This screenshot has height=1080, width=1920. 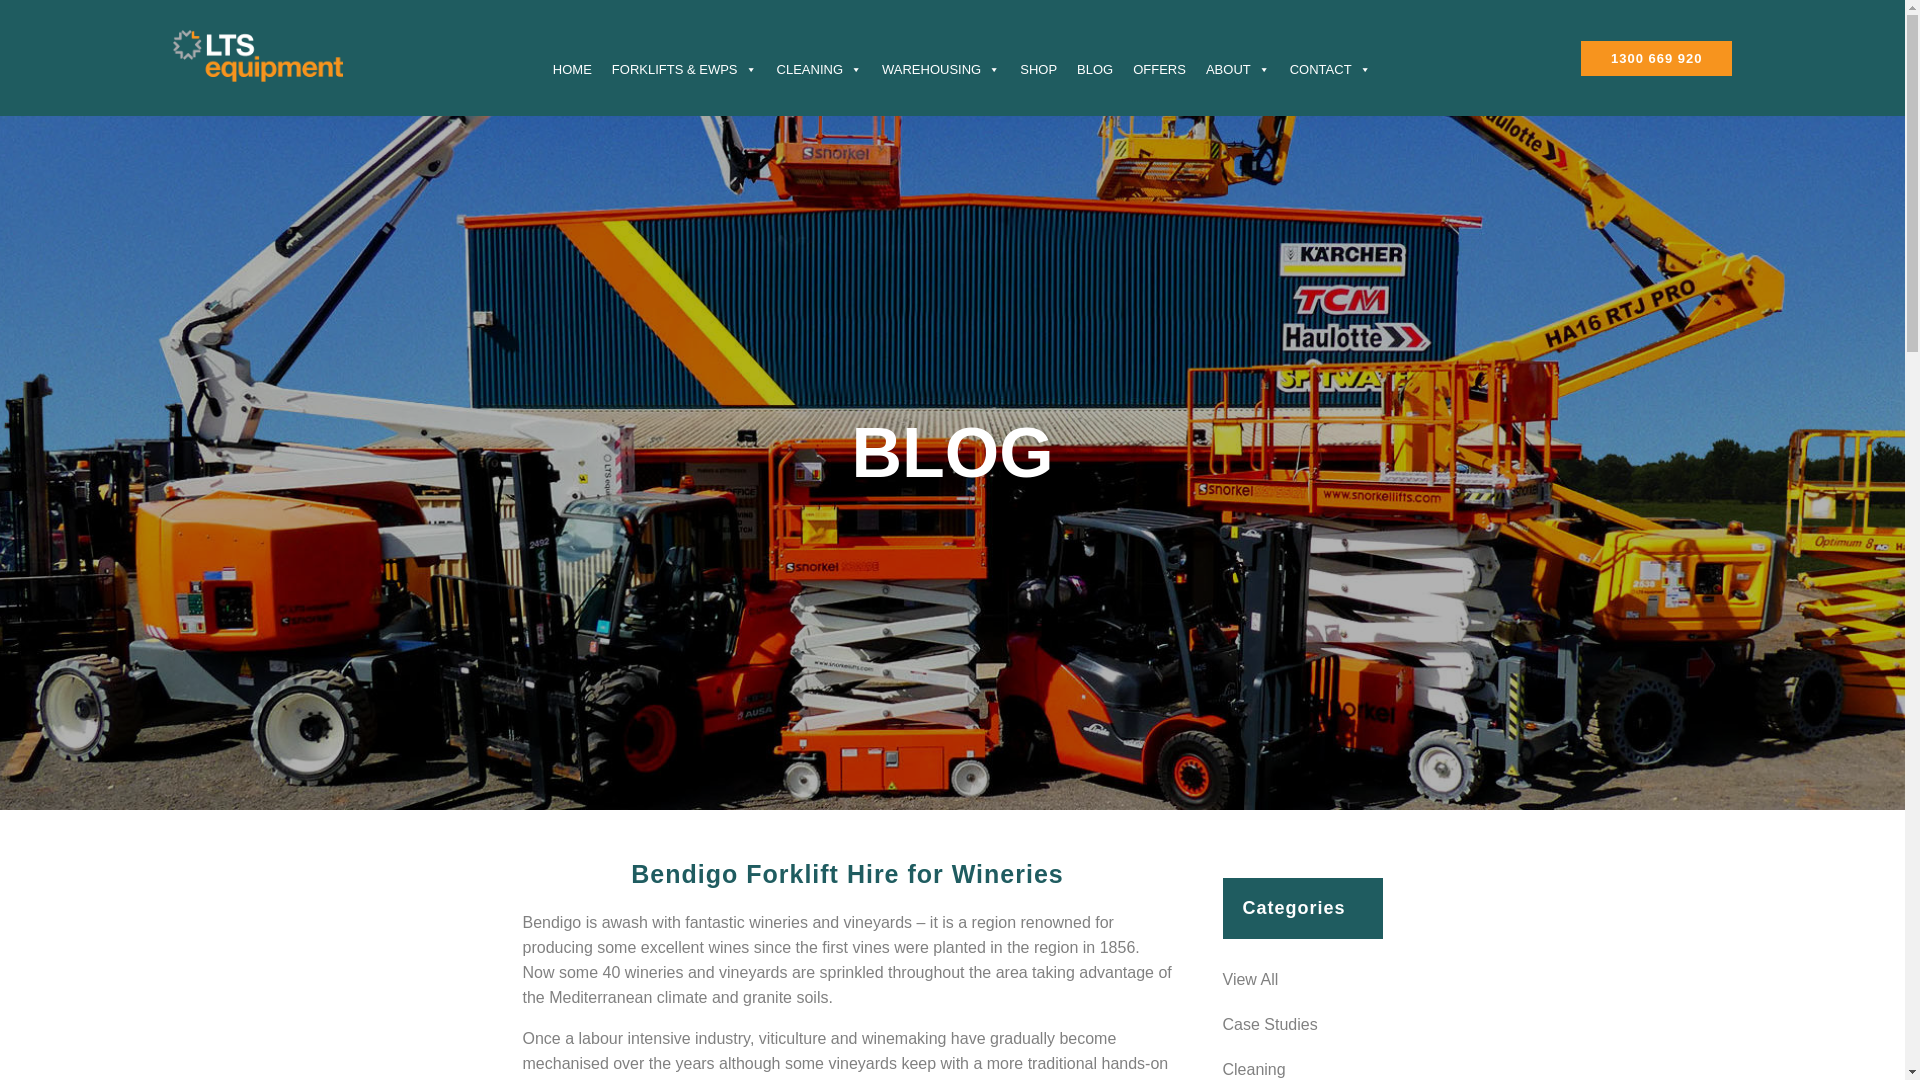 I want to click on 'HOME', so click(x=571, y=68).